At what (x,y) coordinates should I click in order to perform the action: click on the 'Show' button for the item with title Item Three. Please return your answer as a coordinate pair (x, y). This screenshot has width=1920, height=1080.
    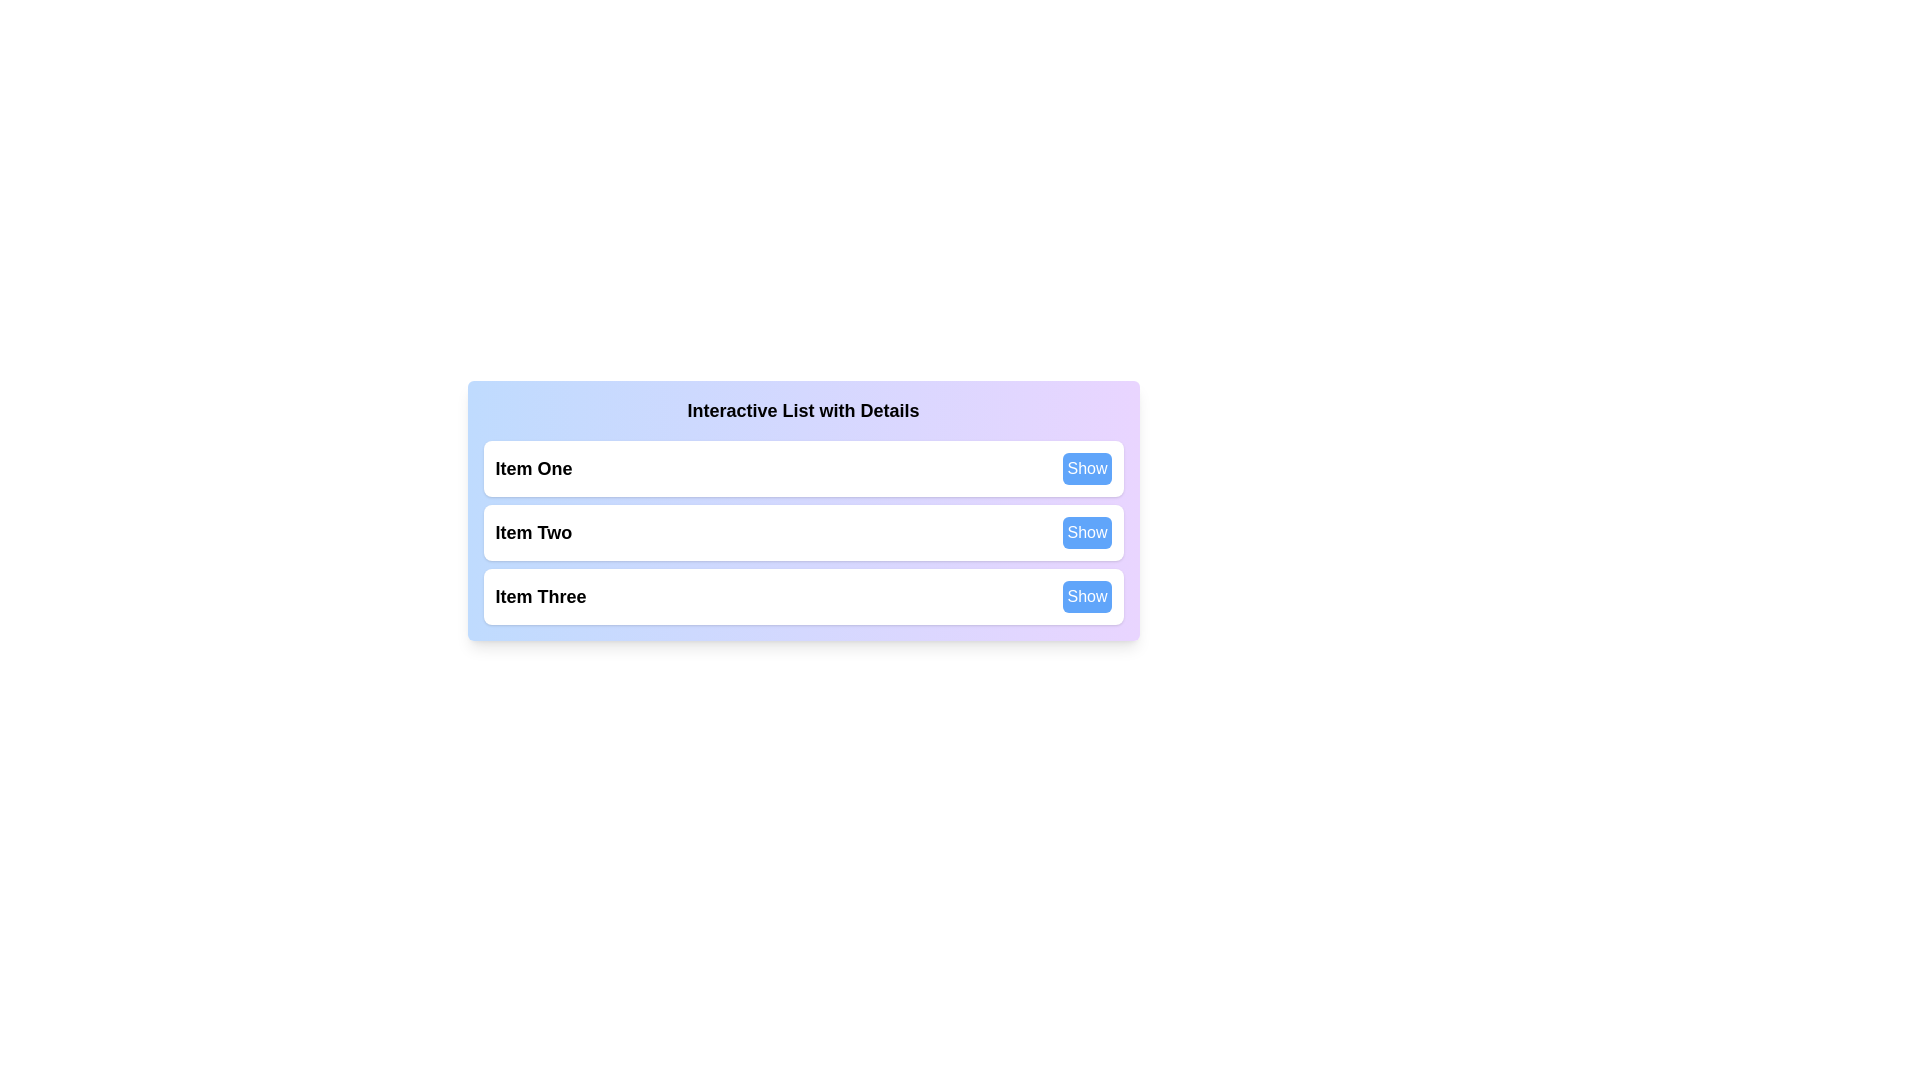
    Looking at the image, I should click on (1086, 596).